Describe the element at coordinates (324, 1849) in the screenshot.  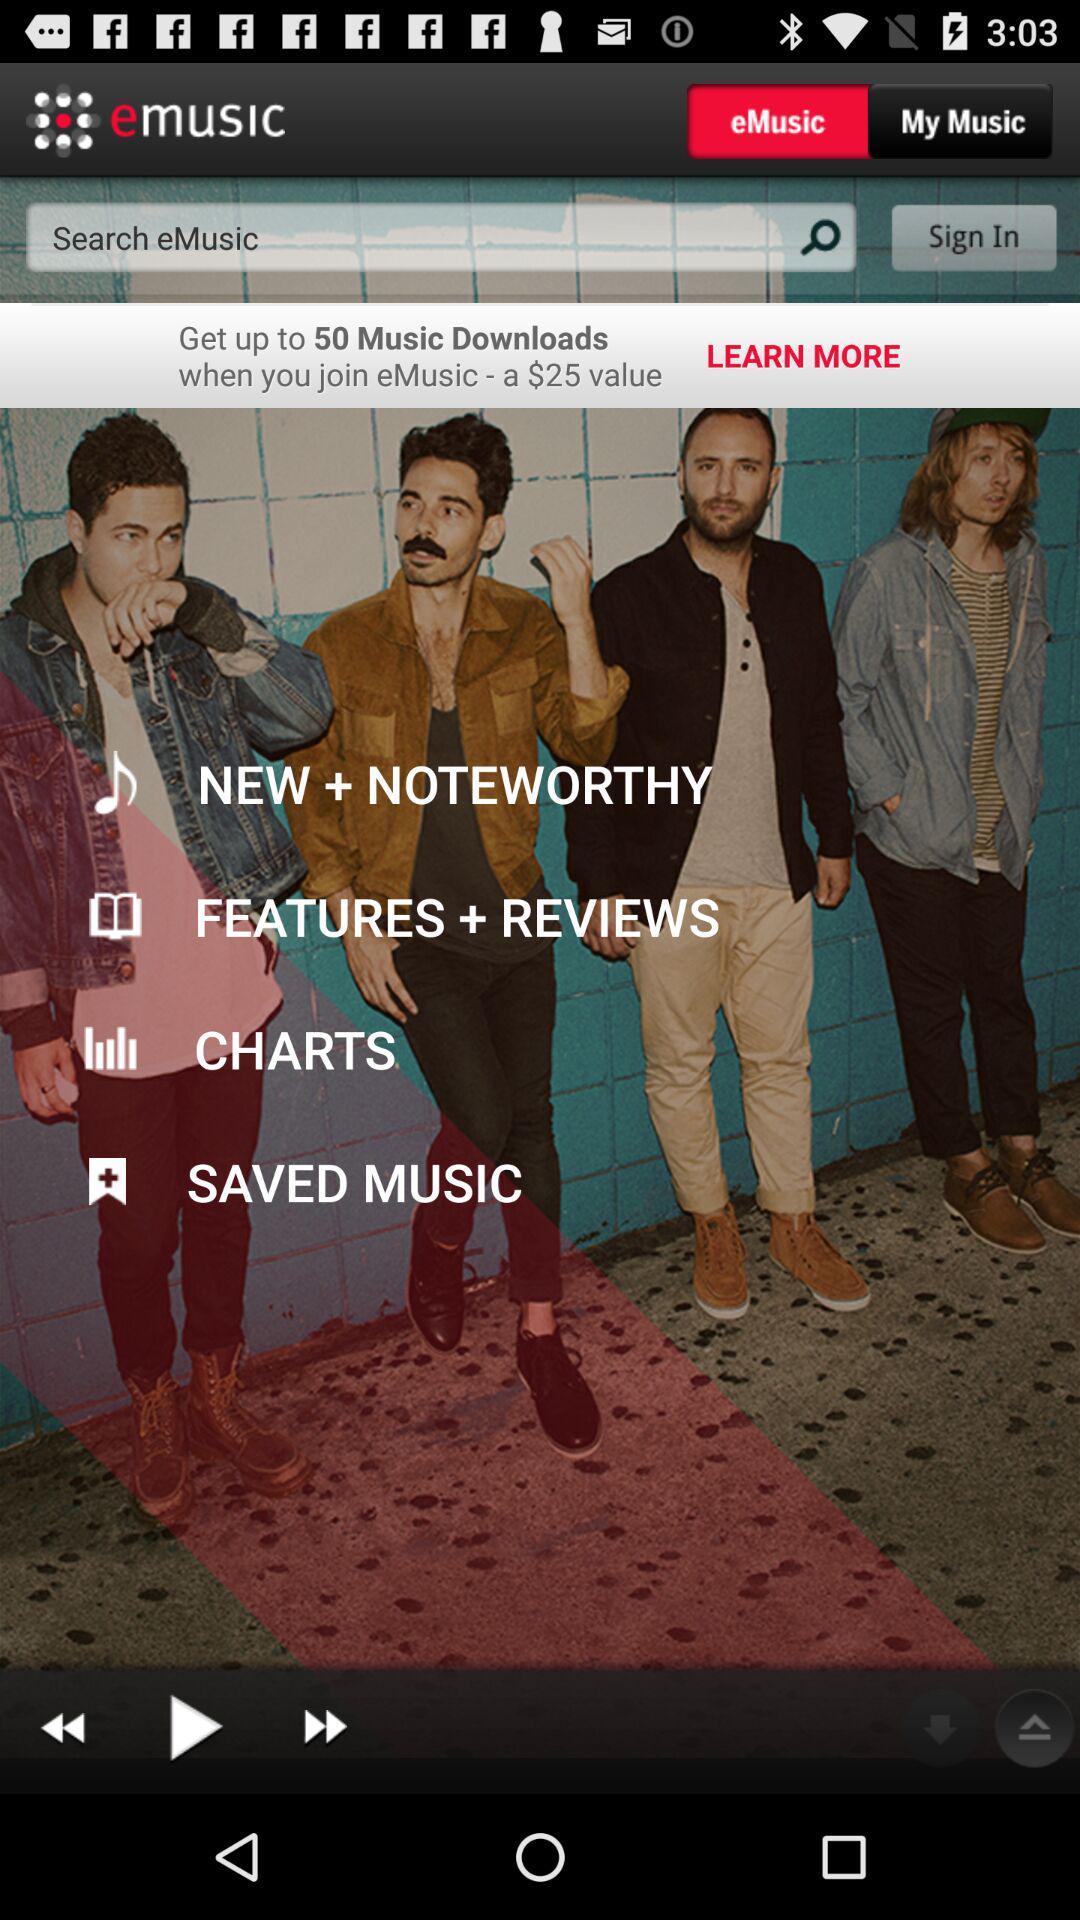
I see `the av_forward icon` at that location.